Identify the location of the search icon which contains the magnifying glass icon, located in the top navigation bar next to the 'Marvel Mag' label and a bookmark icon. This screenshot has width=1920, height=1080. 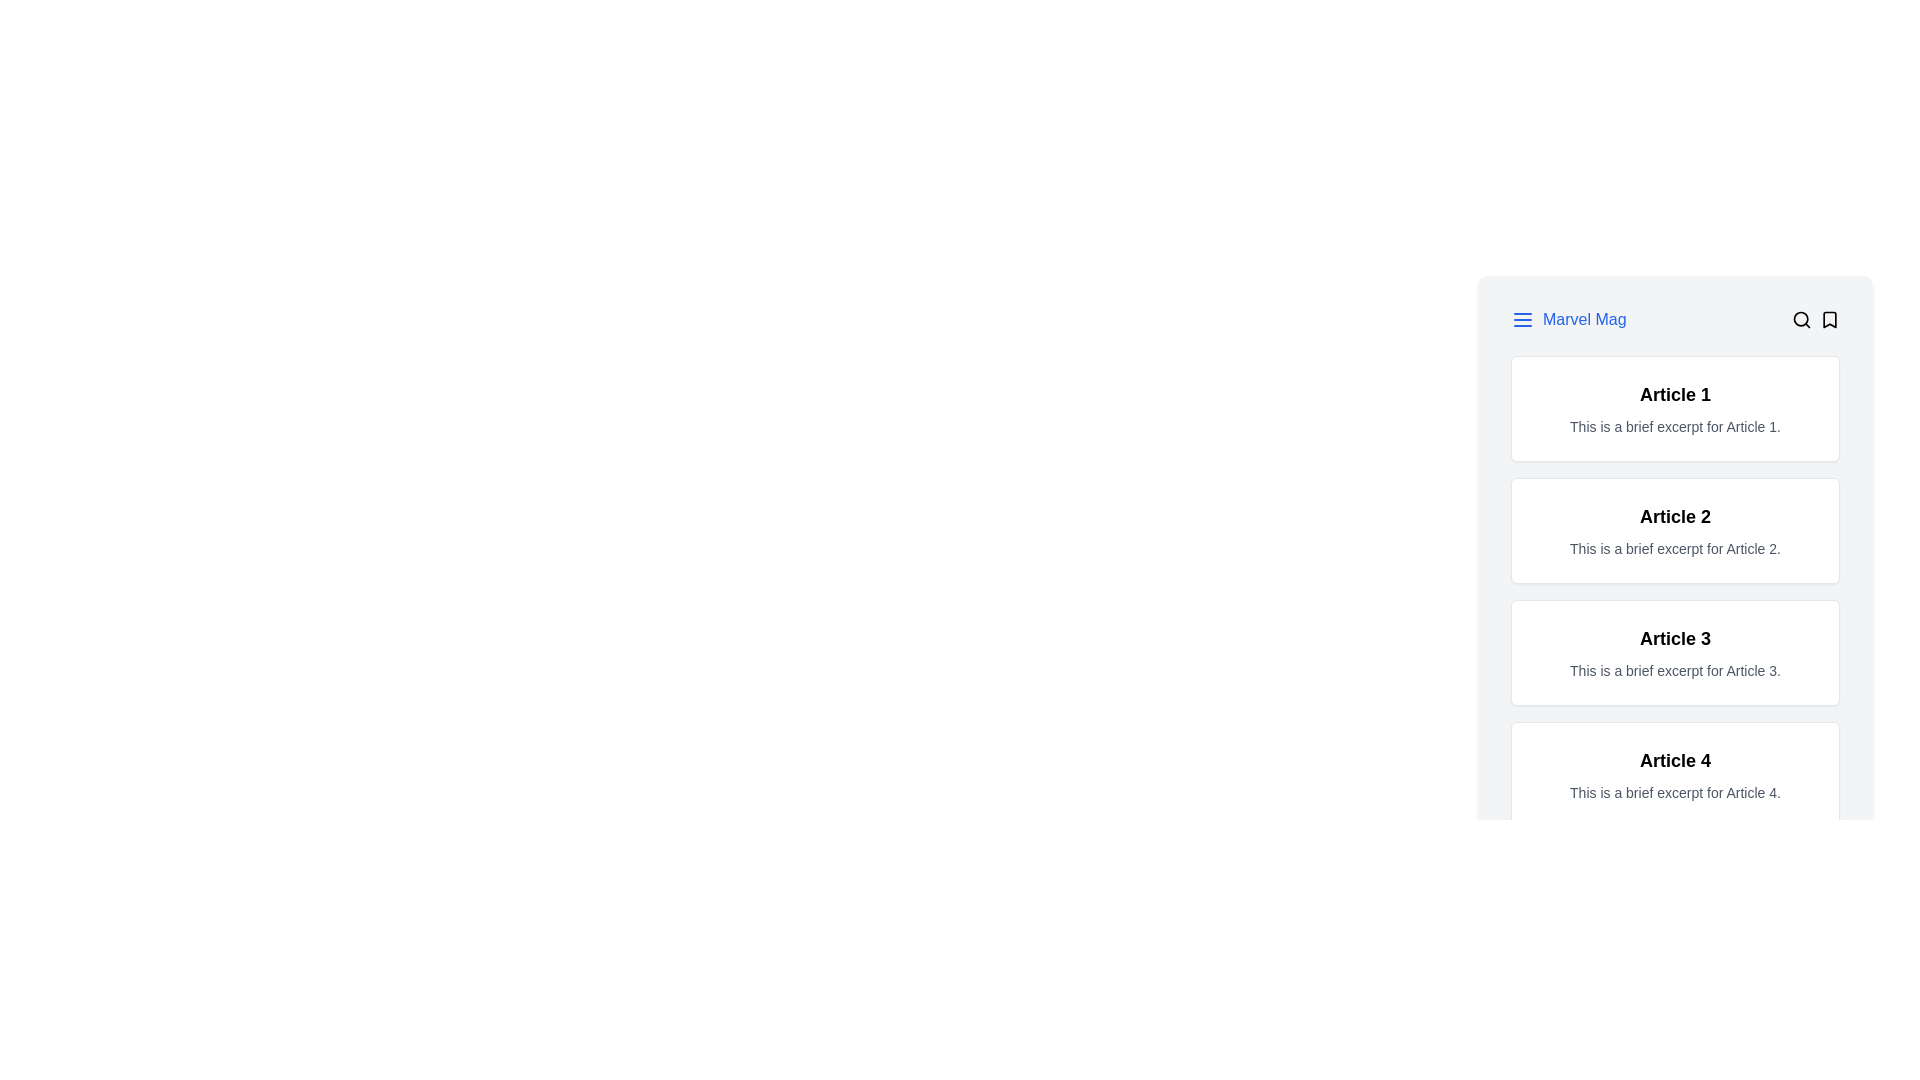
(1801, 318).